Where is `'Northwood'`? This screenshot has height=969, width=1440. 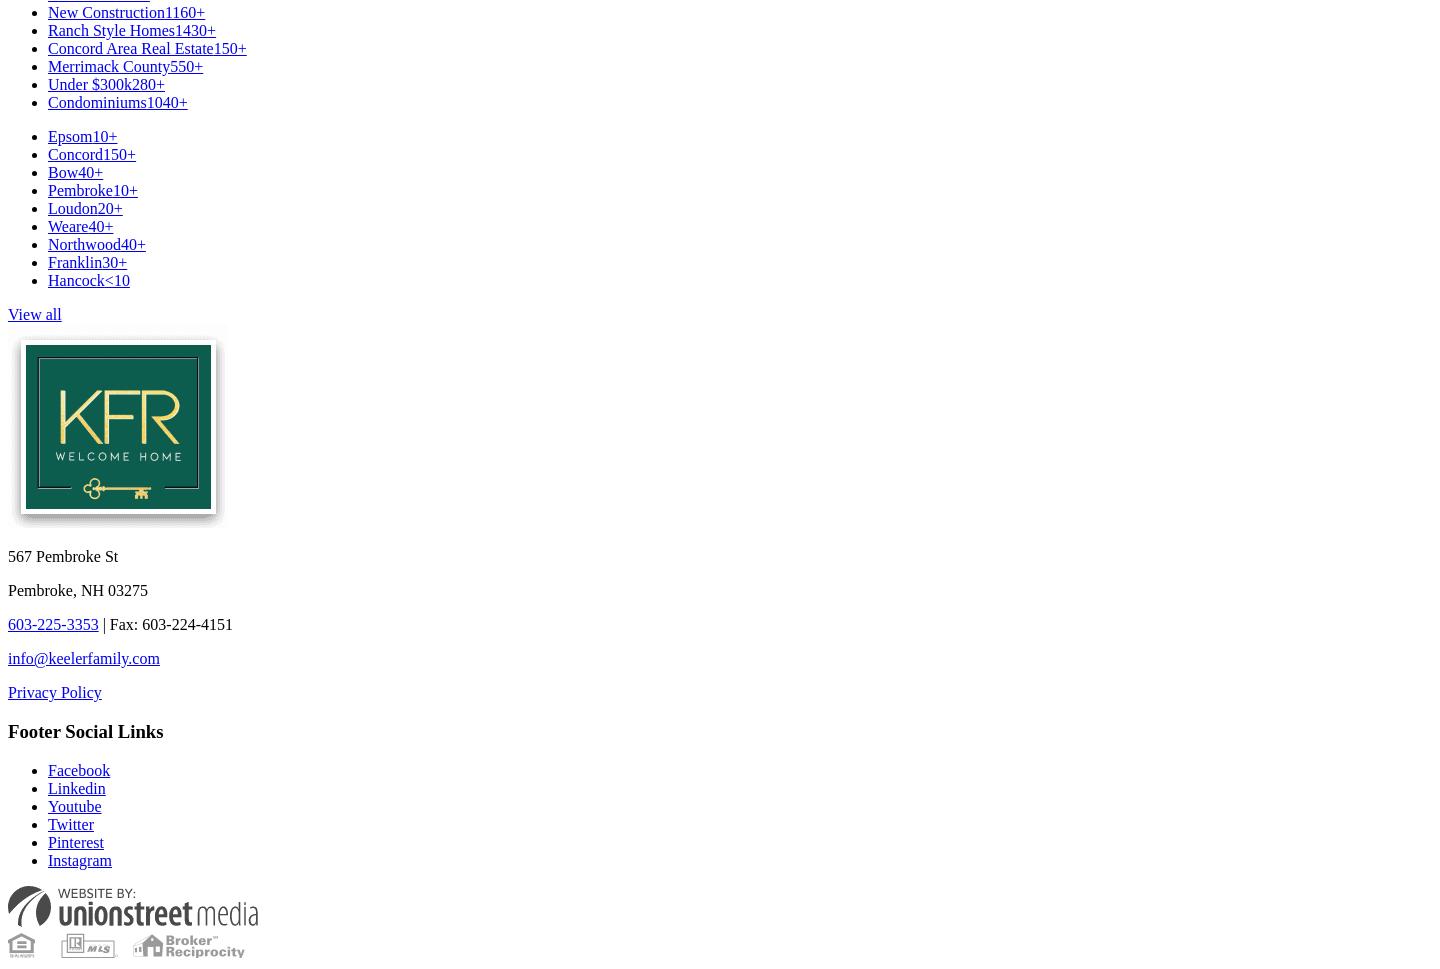
'Northwood' is located at coordinates (83, 243).